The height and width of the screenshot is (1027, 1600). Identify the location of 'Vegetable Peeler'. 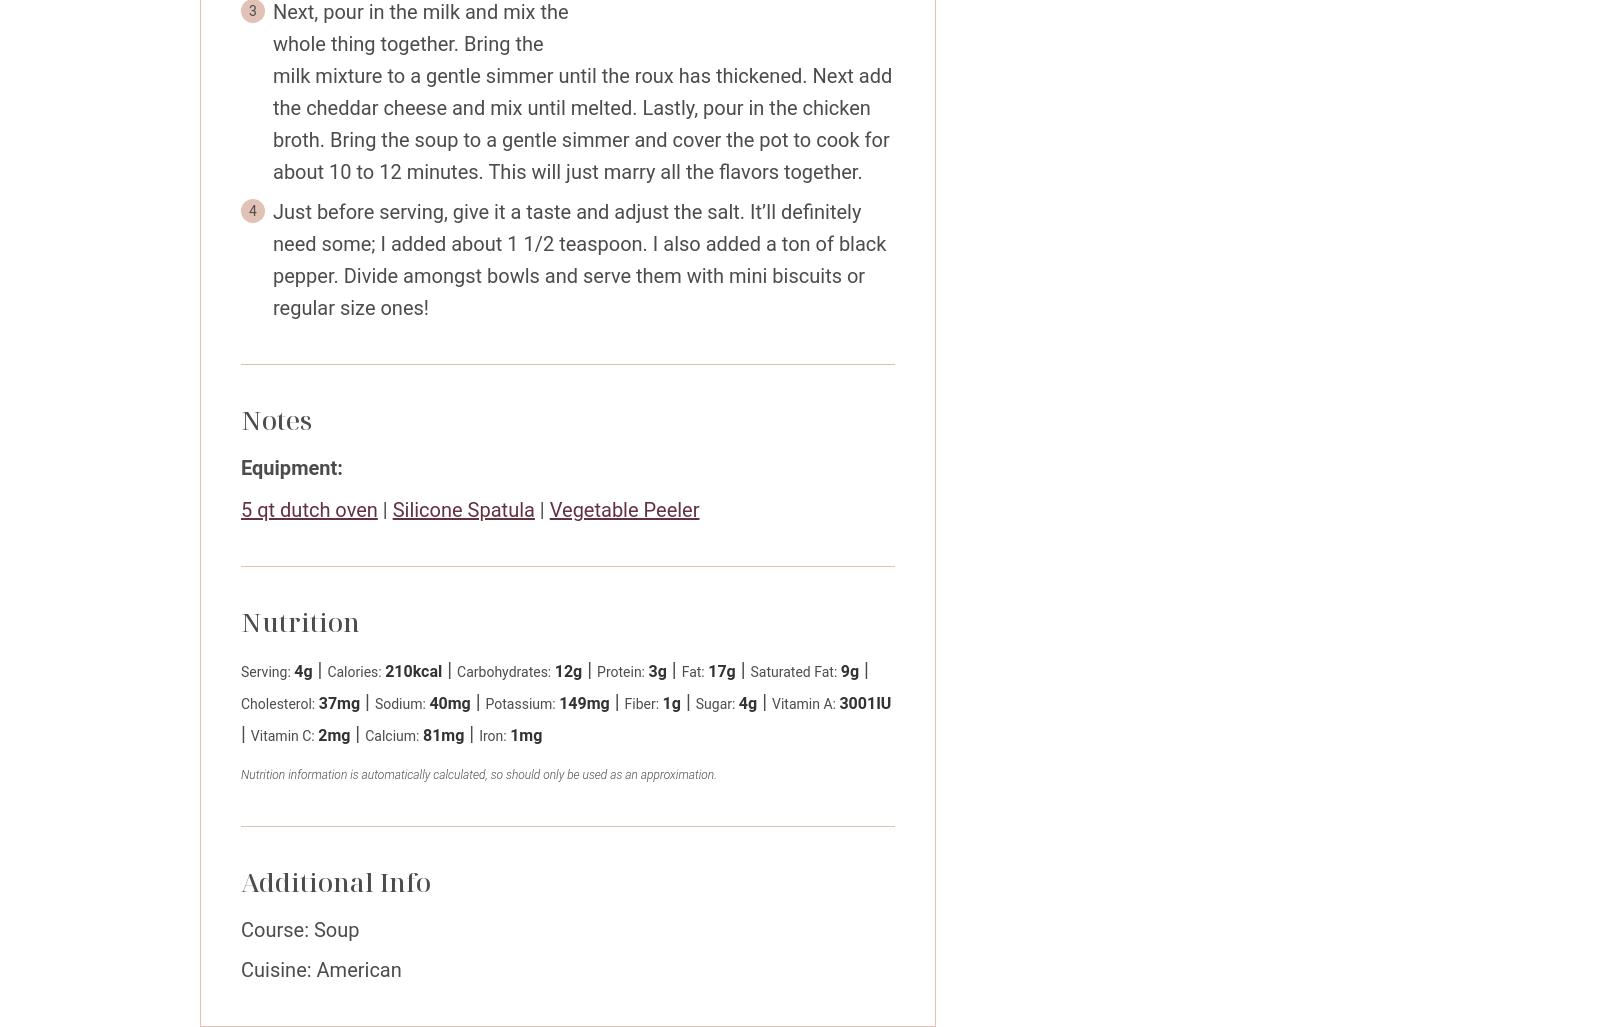
(624, 510).